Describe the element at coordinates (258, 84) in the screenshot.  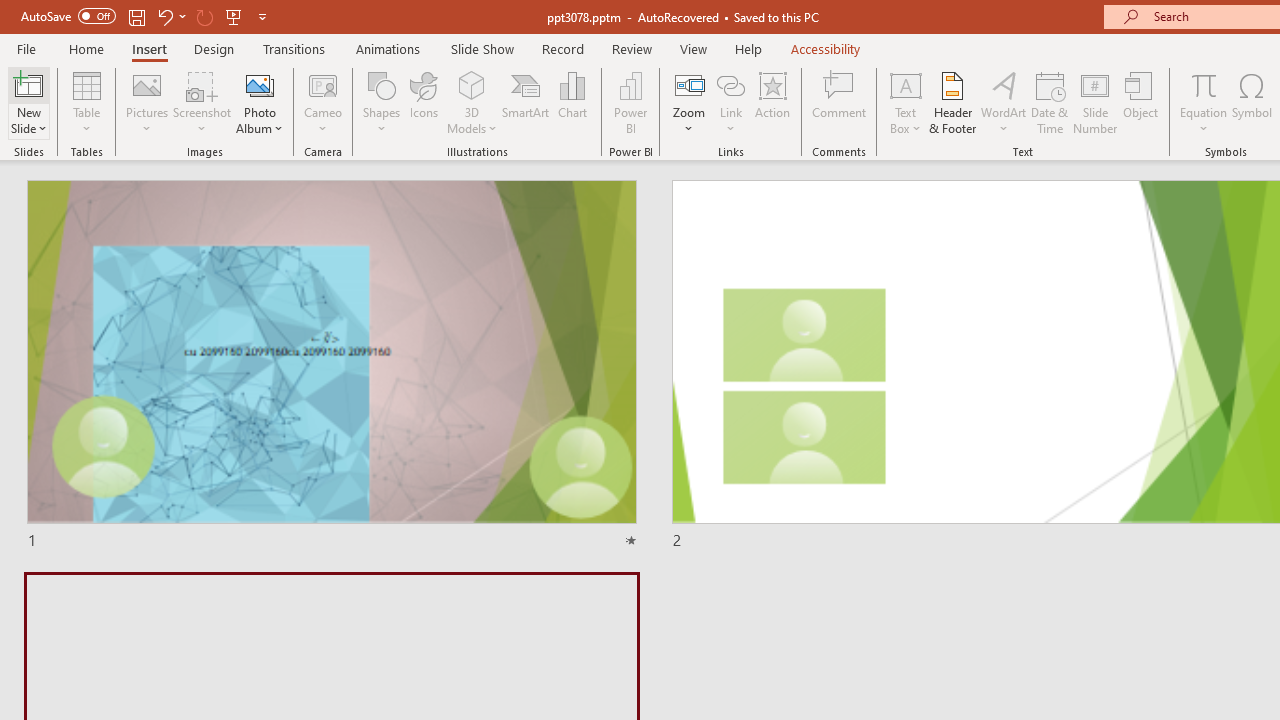
I see `'New Photo Album...'` at that location.